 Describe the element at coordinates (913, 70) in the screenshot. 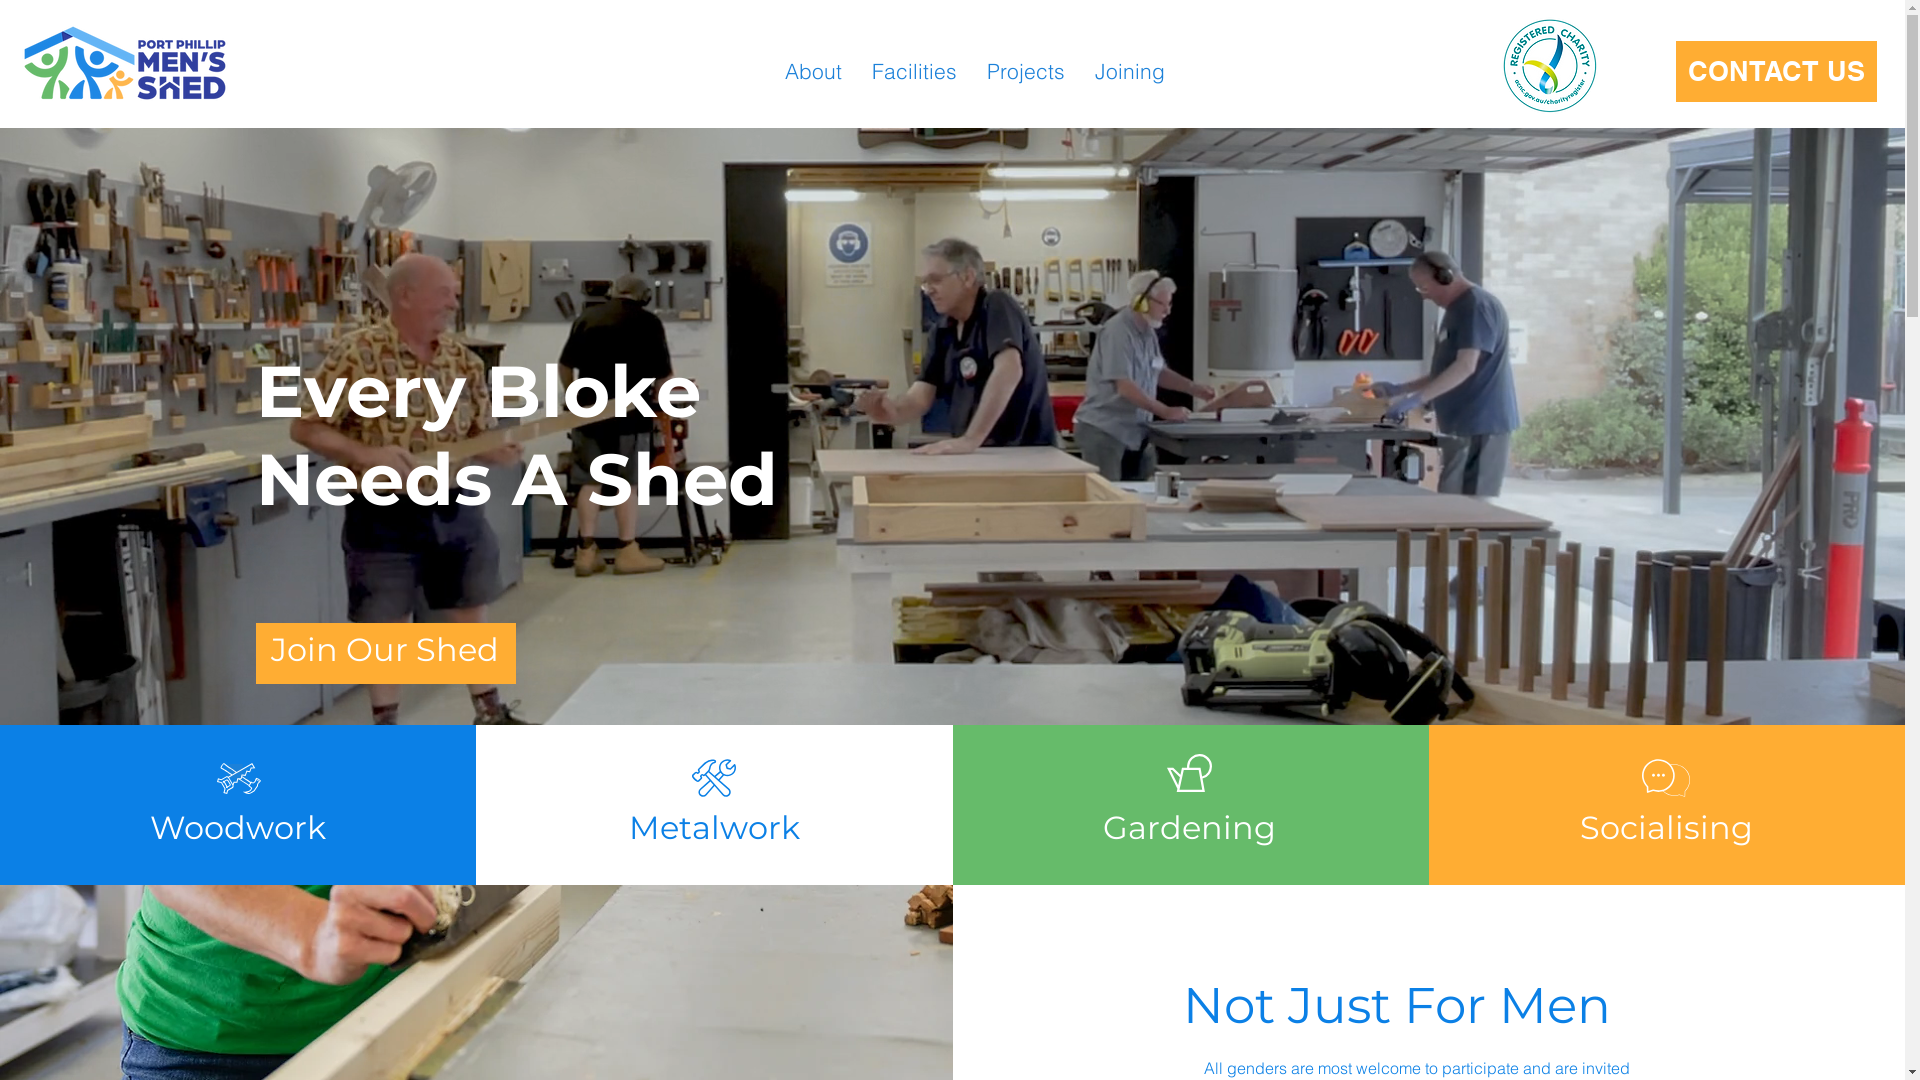

I see `'Facilities'` at that location.